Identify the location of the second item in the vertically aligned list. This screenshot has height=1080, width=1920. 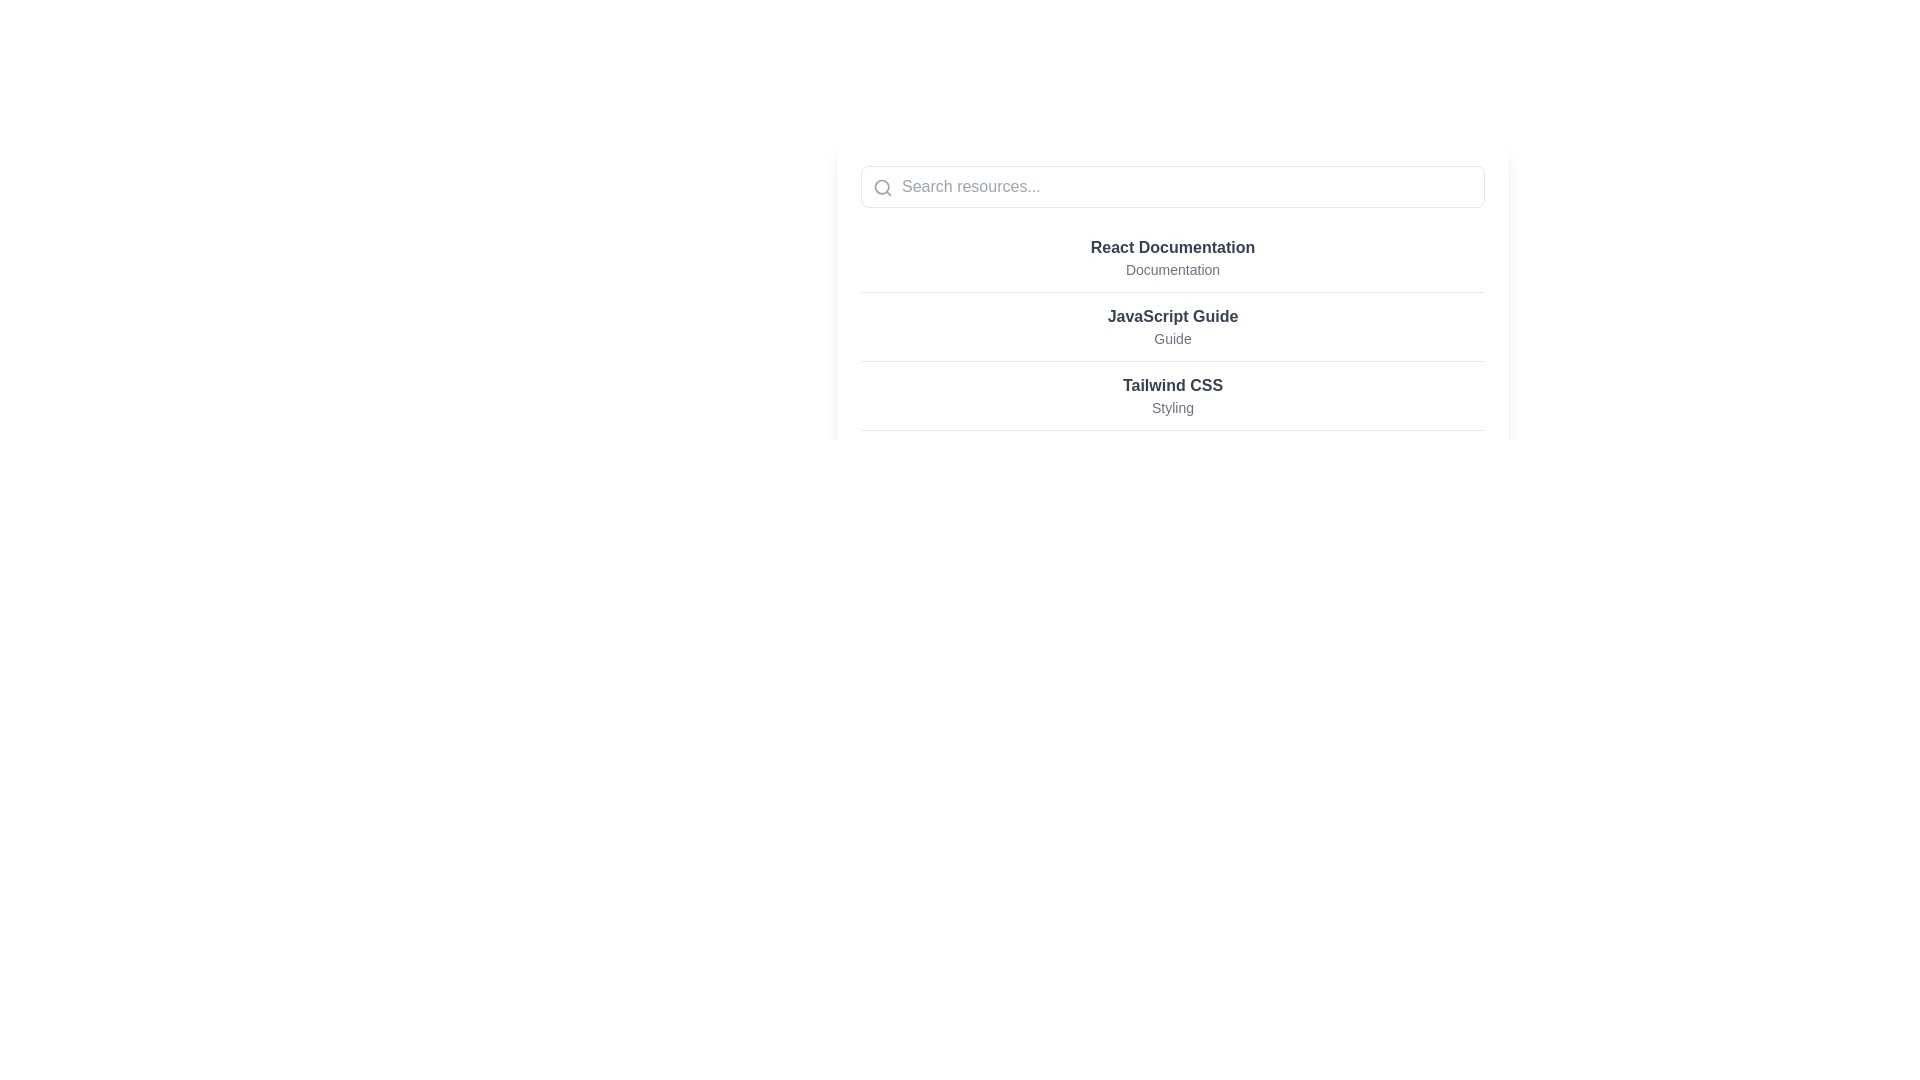
(1172, 325).